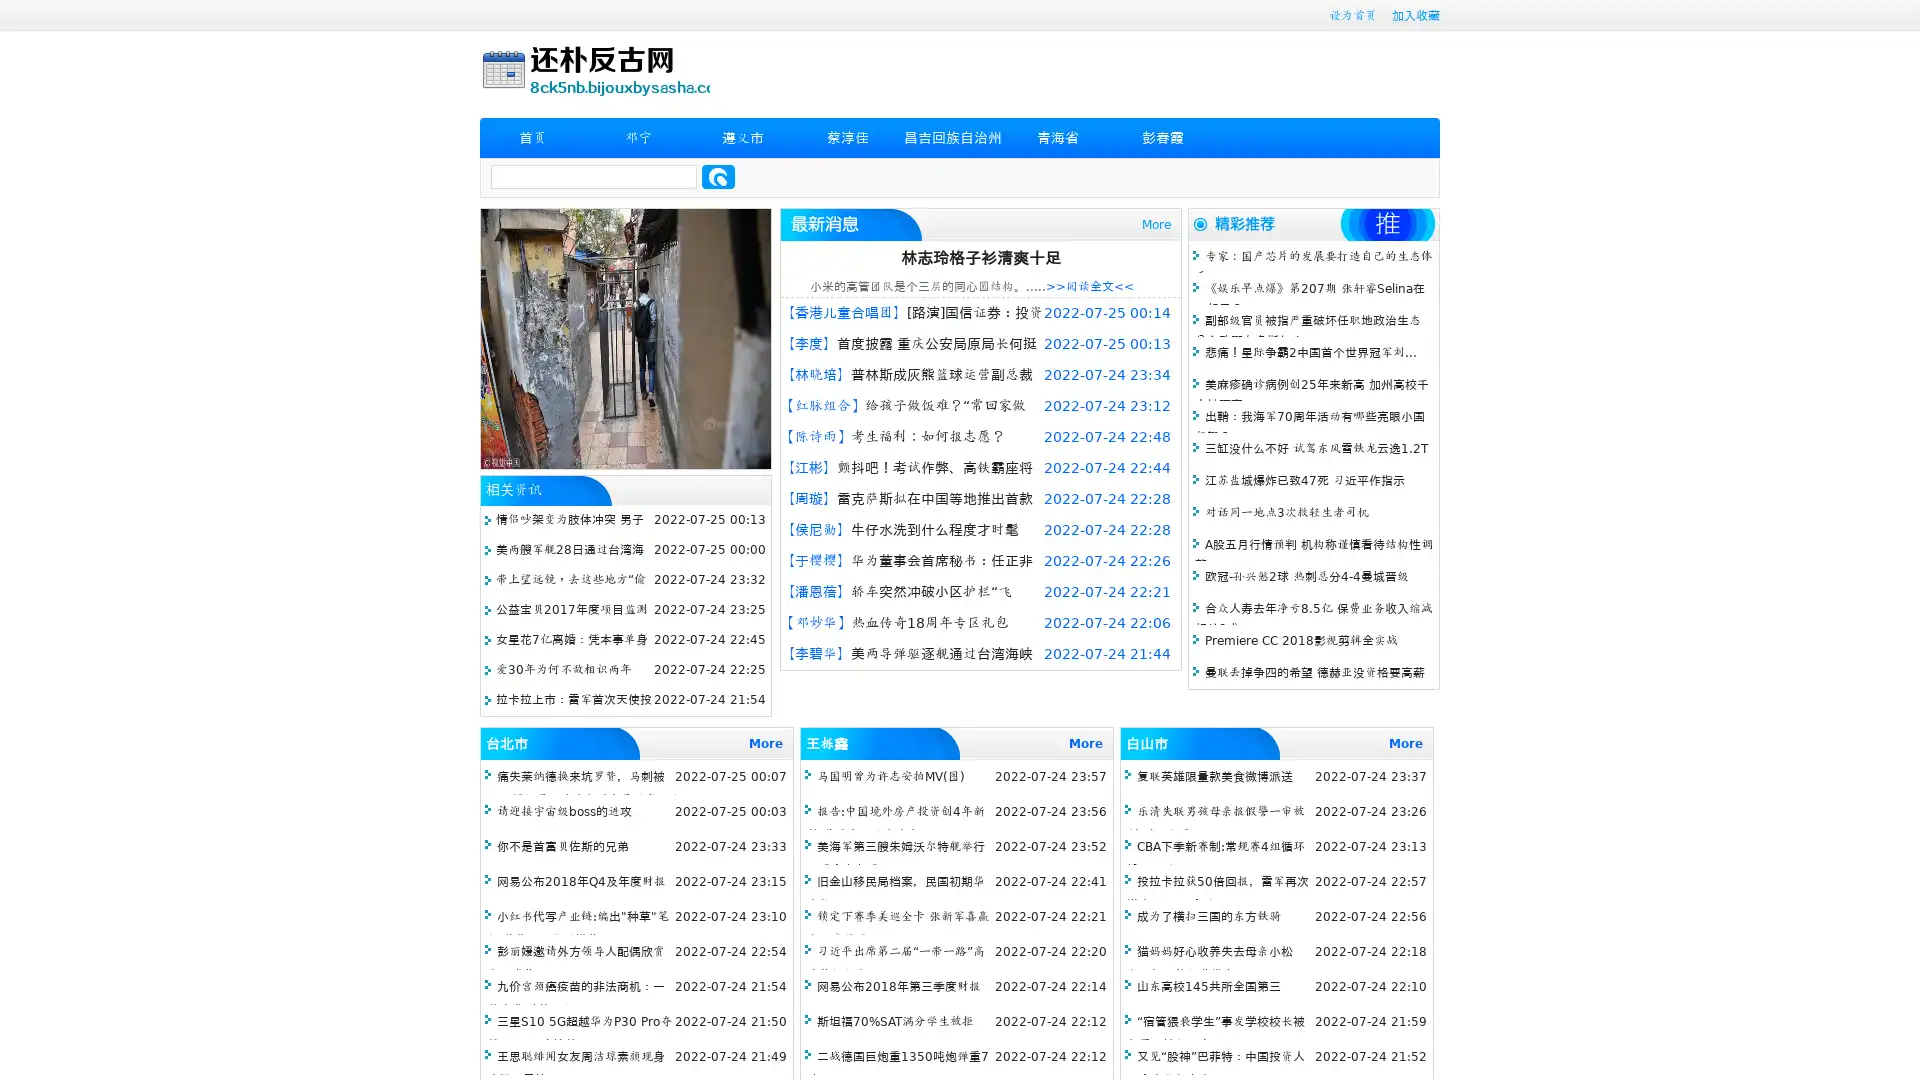 The image size is (1920, 1080). What do you see at coordinates (718, 176) in the screenshot?
I see `Search` at bounding box center [718, 176].